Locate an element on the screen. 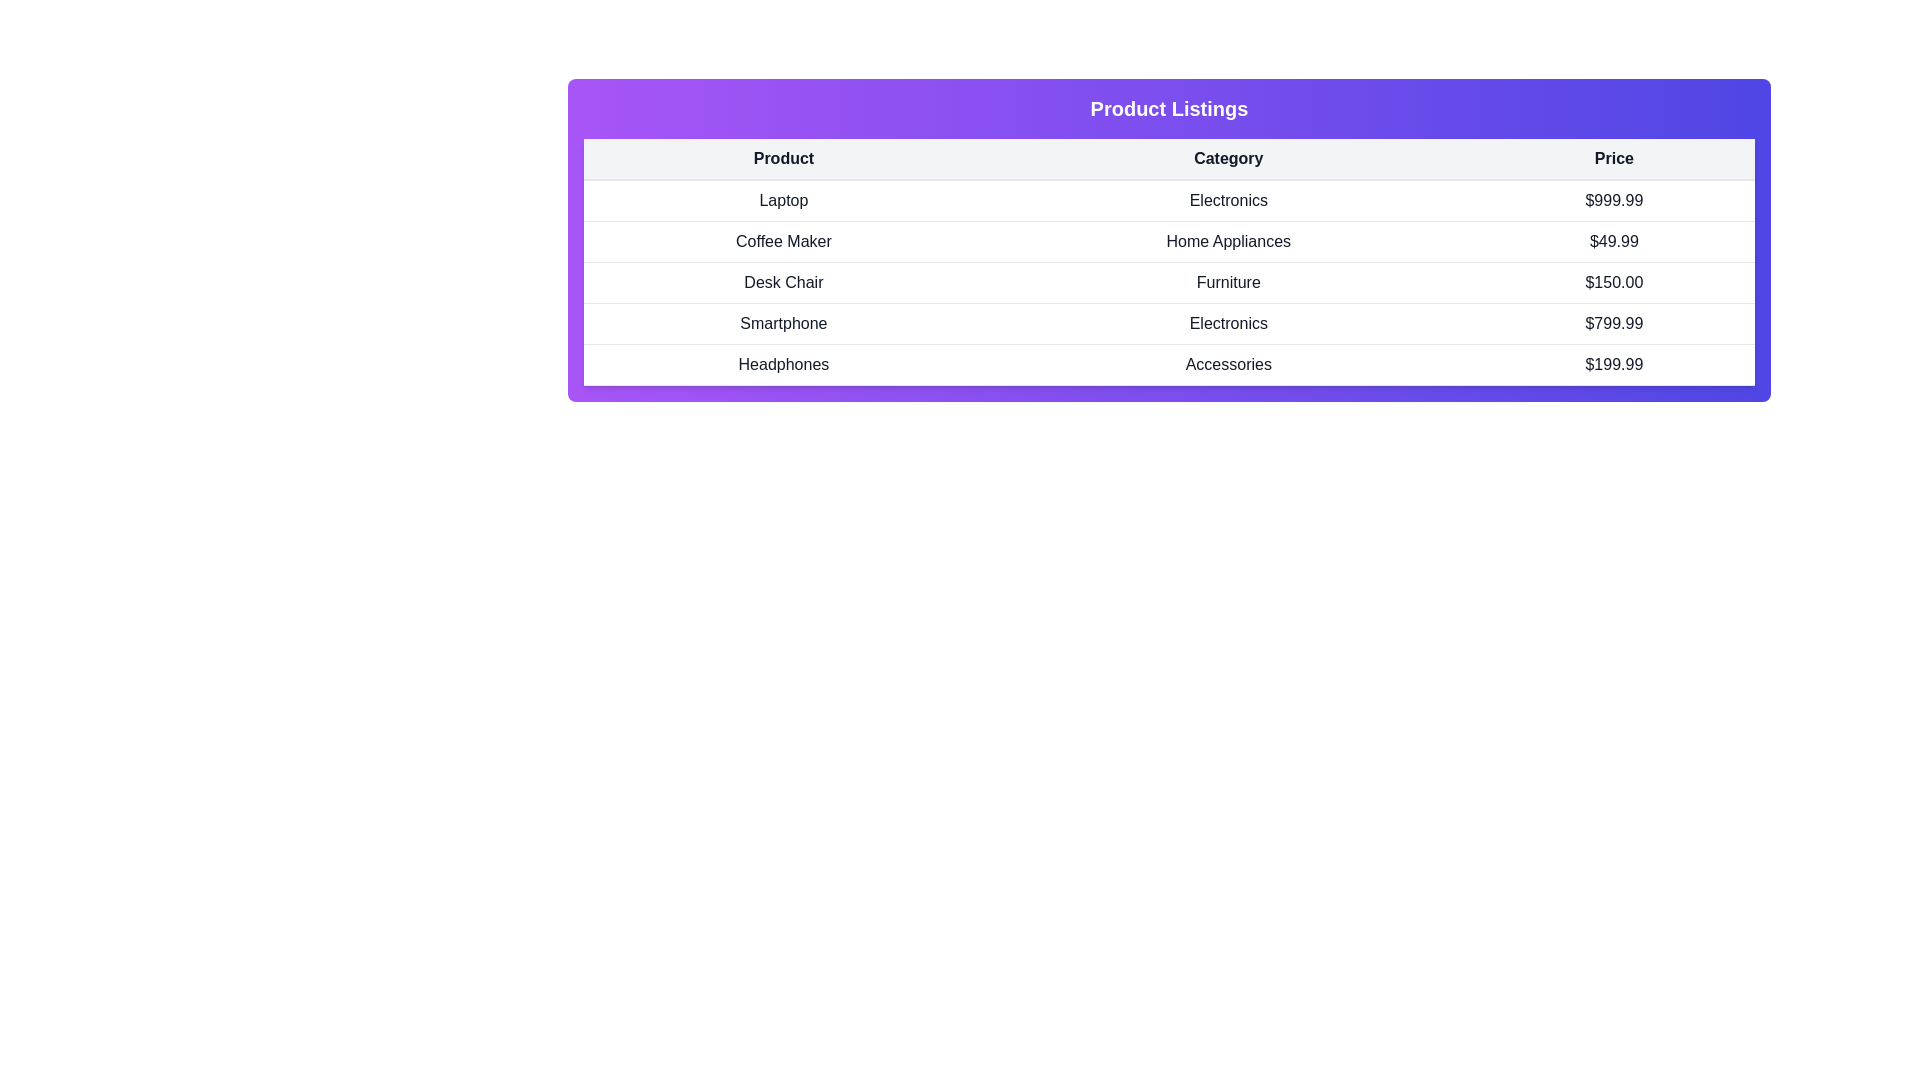  the header element that labels the column displaying product names in the data table, located at the far left of the horizontal table header row is located at coordinates (782, 158).